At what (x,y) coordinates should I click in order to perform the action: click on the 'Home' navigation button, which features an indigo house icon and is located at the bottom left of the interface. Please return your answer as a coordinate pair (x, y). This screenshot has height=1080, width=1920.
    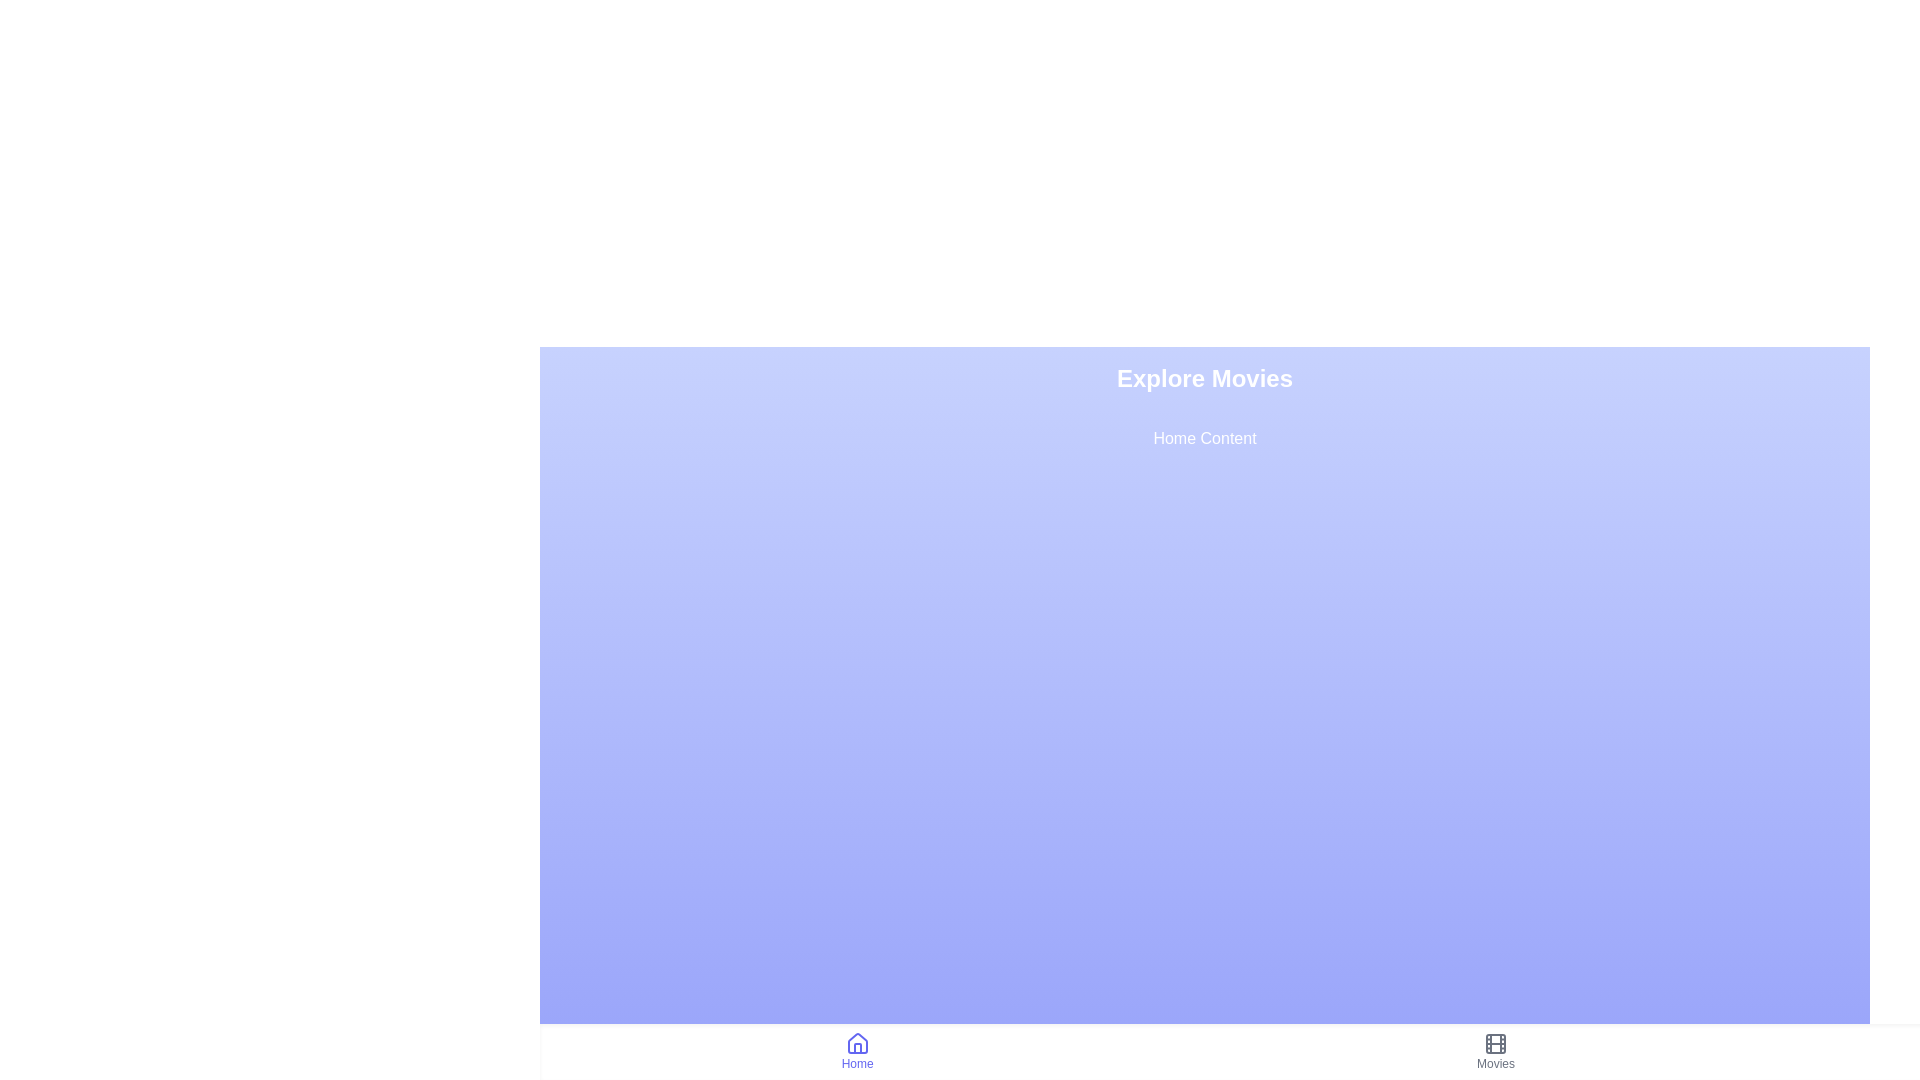
    Looking at the image, I should click on (857, 1051).